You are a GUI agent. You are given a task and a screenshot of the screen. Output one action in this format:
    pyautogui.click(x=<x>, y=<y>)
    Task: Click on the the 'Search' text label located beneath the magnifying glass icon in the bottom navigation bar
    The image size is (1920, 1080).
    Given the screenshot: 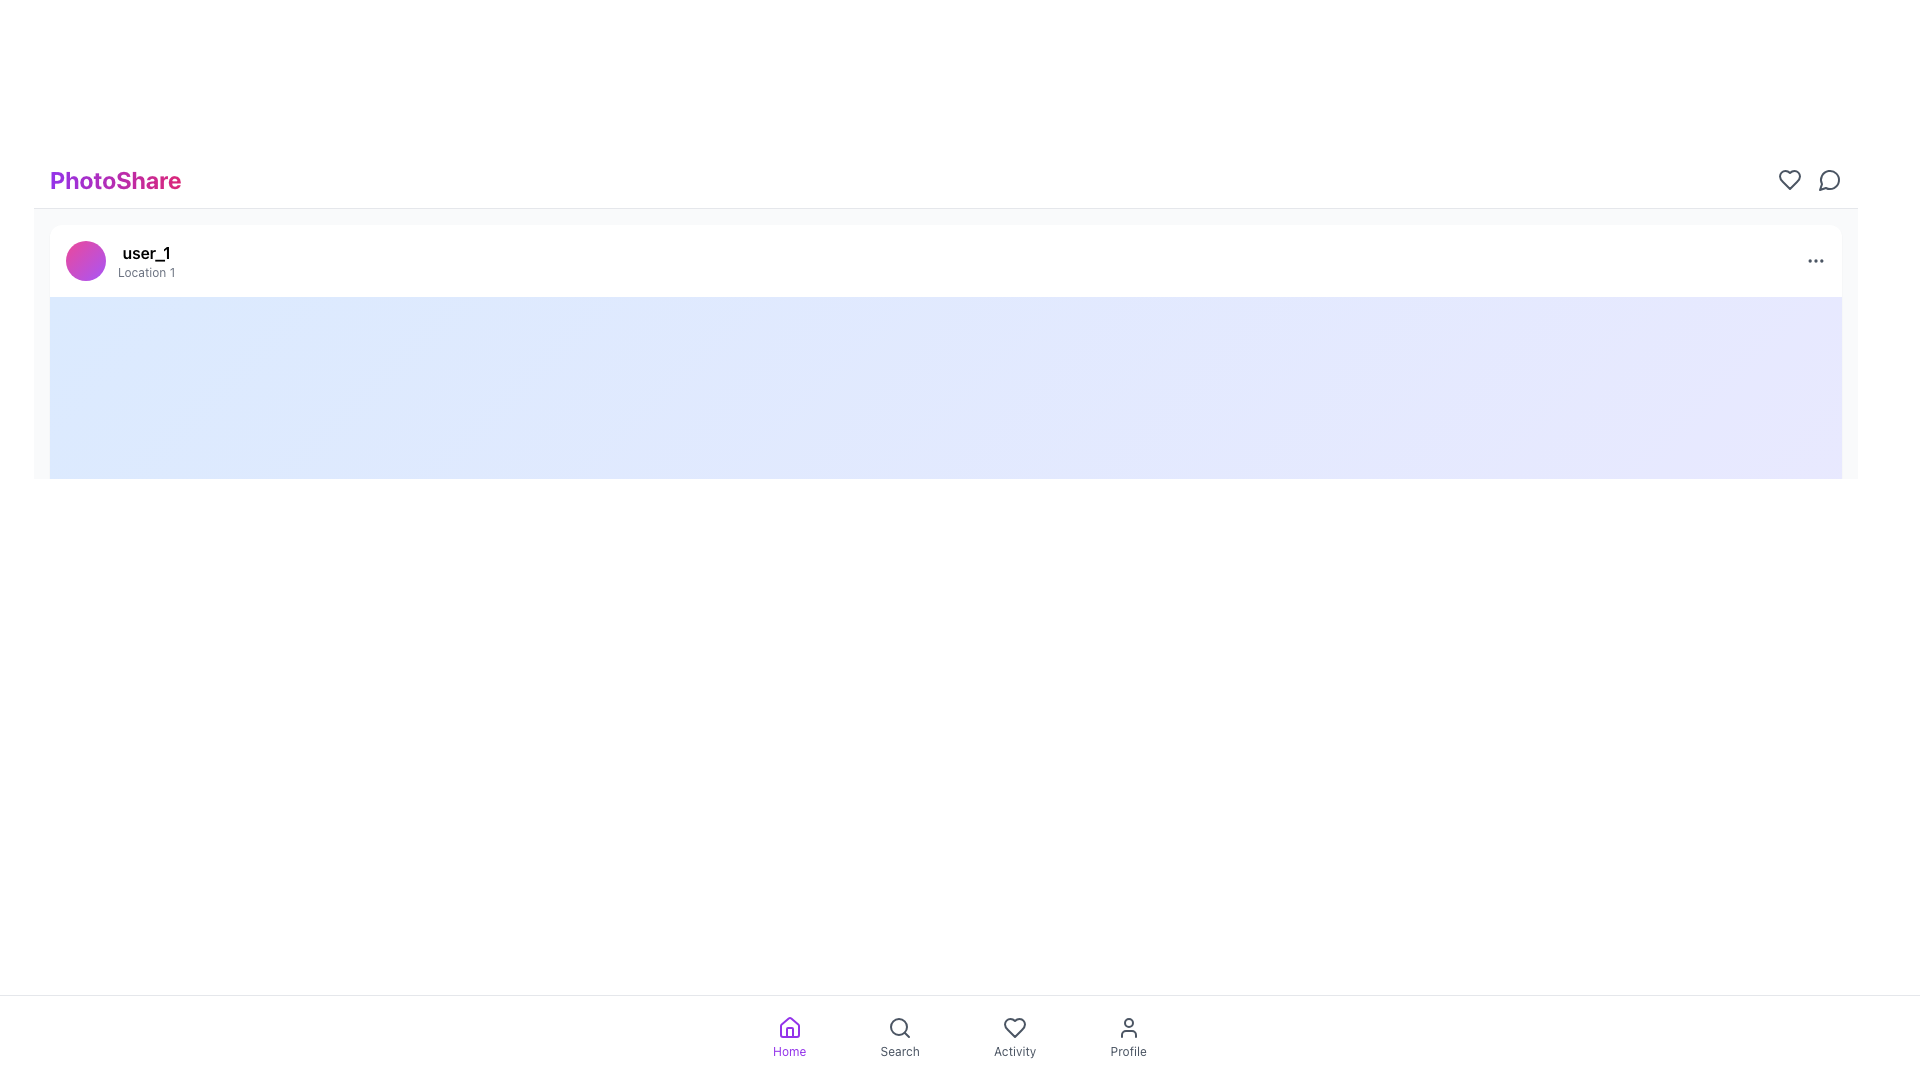 What is the action you would take?
    pyautogui.click(x=899, y=1051)
    